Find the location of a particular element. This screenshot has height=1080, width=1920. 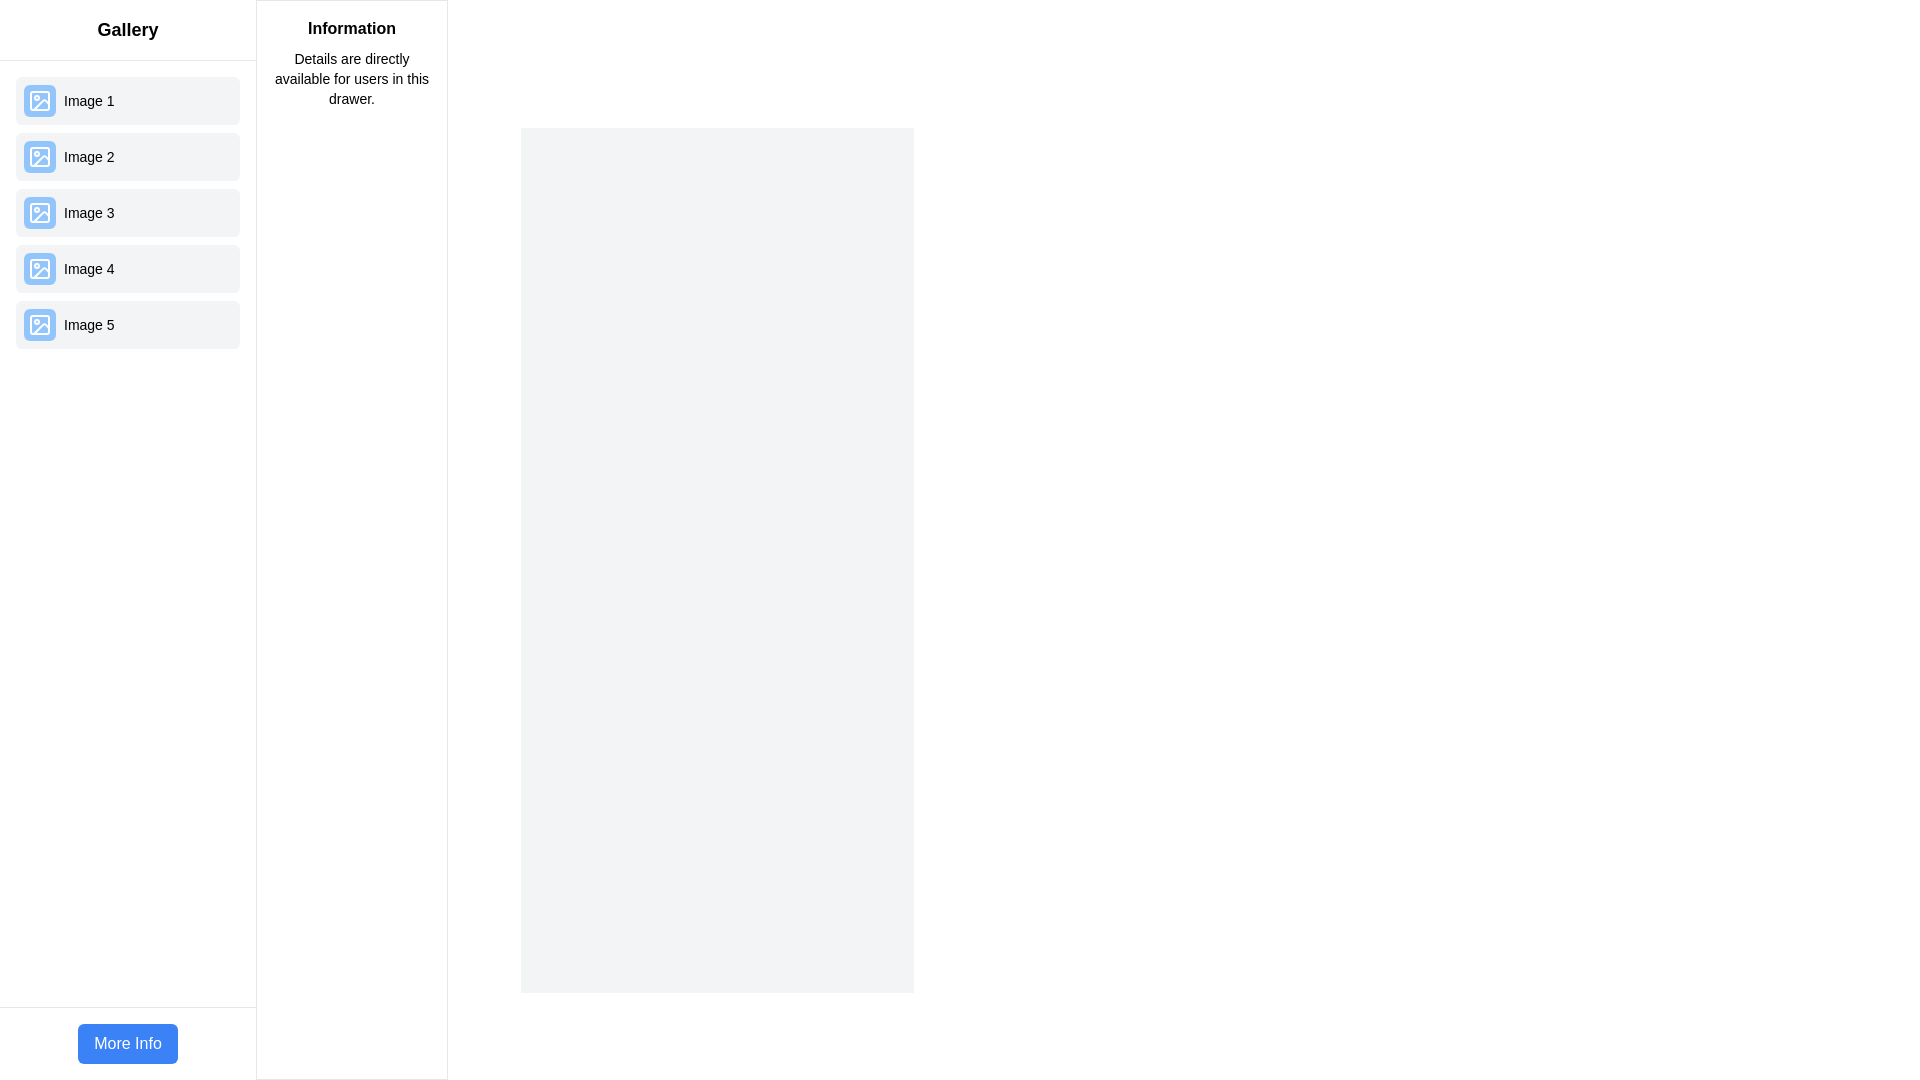

the first icon in the 'Gallery' section located in the left sidebar is located at coordinates (39, 100).